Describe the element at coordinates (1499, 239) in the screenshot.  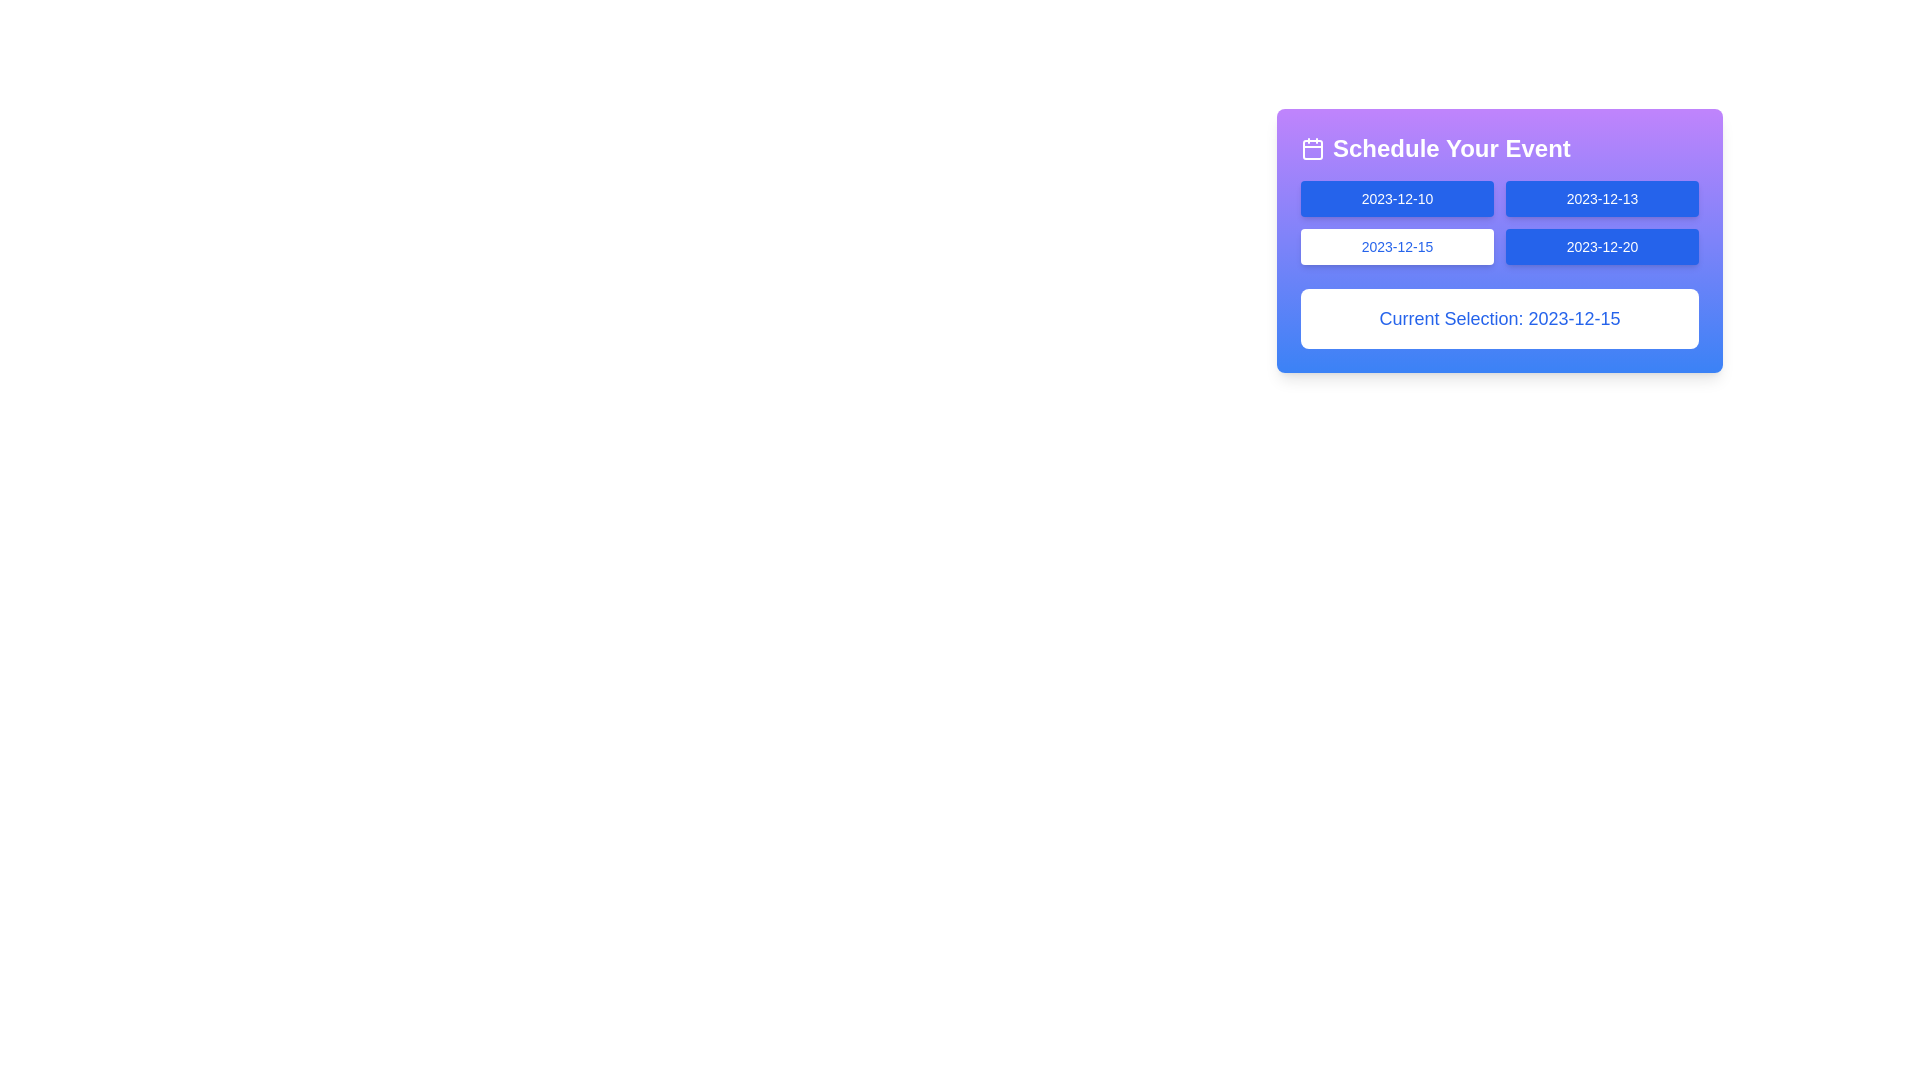
I see `the selectable date buttons in the Interactive Section with the title 'Schedule Your Event', specifically targeting the highlighted date '2023-12-15'` at that location.